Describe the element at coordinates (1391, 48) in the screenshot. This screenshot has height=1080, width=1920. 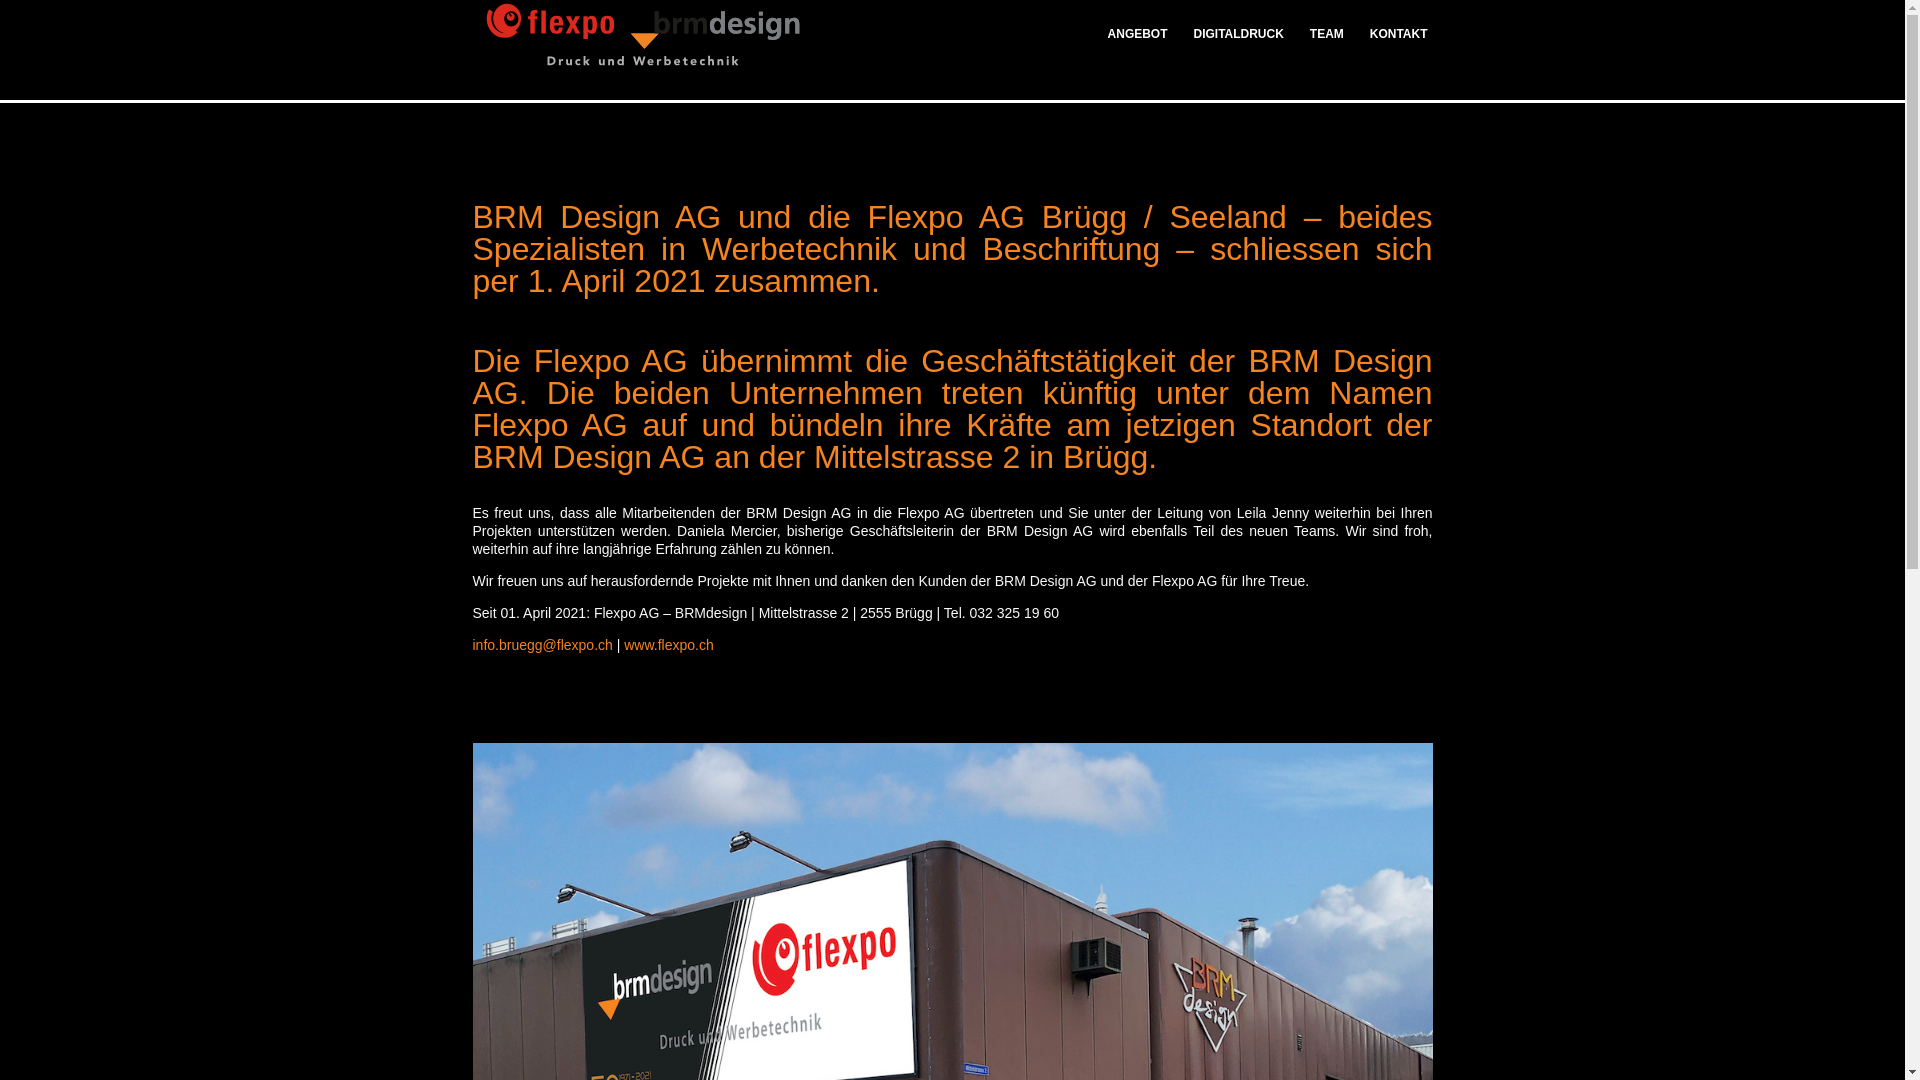
I see `'KONTAKT'` at that location.